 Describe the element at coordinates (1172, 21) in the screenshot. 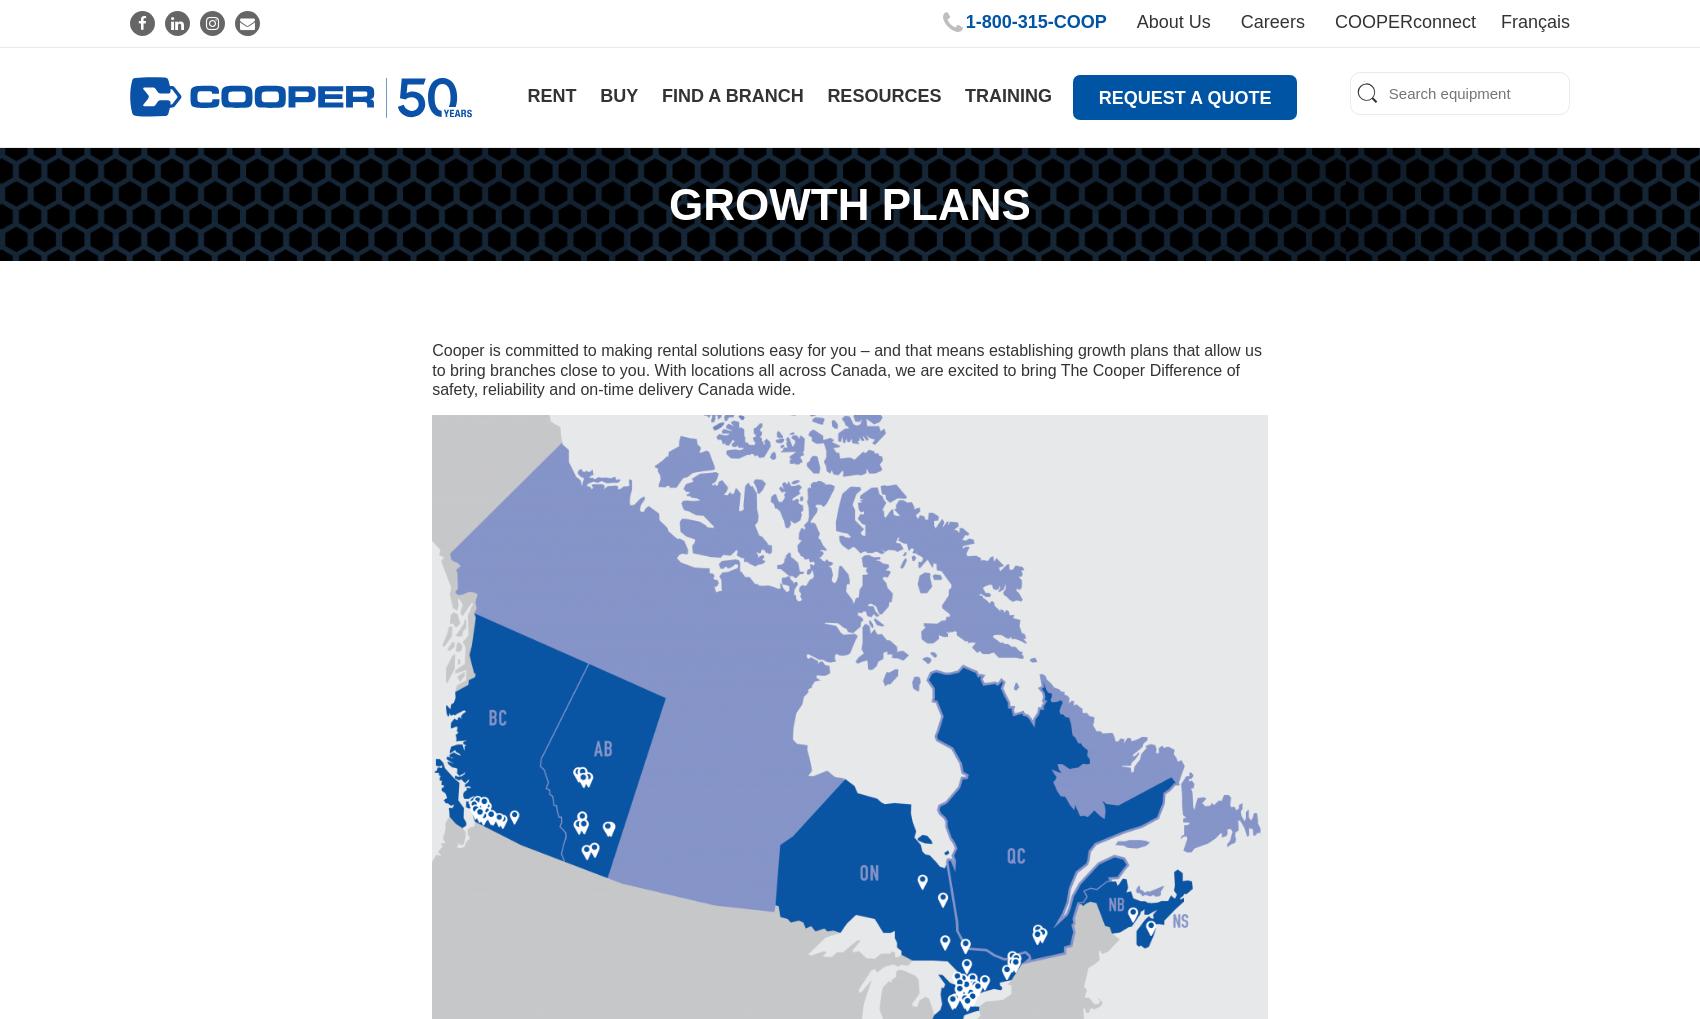

I see `'About Us'` at that location.